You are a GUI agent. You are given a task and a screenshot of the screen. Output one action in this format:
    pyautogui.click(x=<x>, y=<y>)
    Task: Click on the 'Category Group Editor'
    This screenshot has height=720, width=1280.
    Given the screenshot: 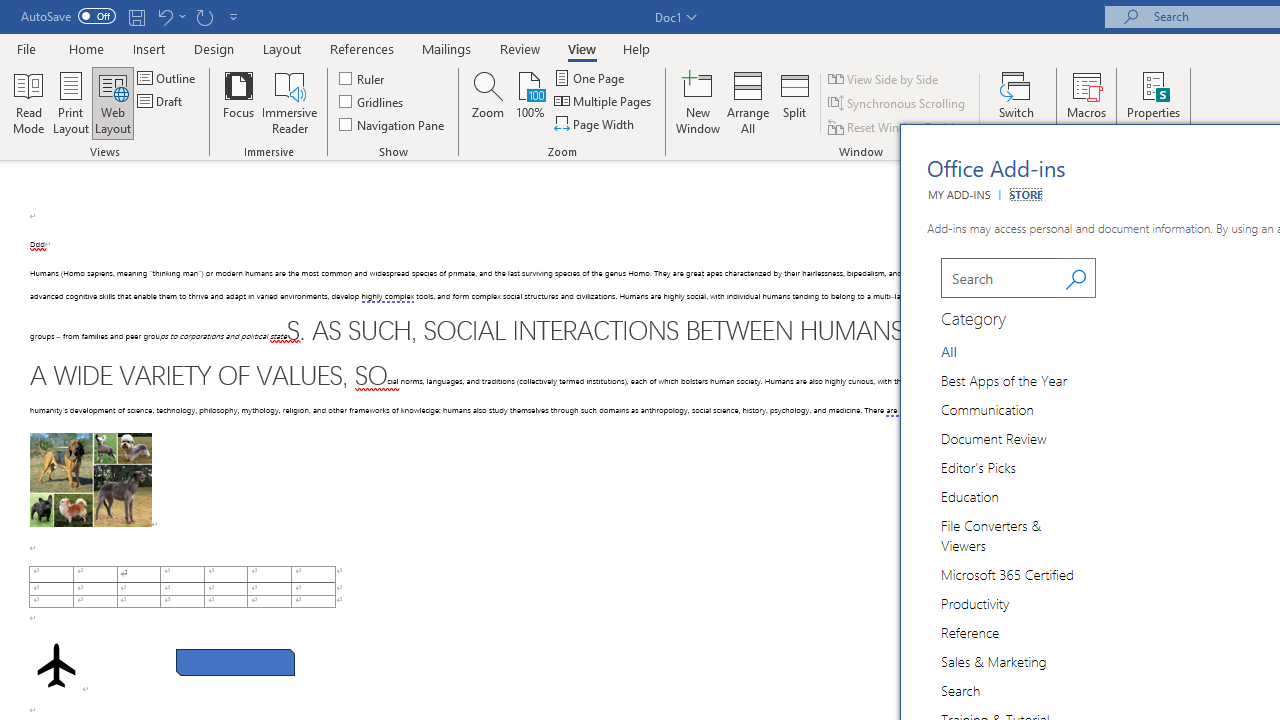 What is the action you would take?
    pyautogui.click(x=982, y=466)
    